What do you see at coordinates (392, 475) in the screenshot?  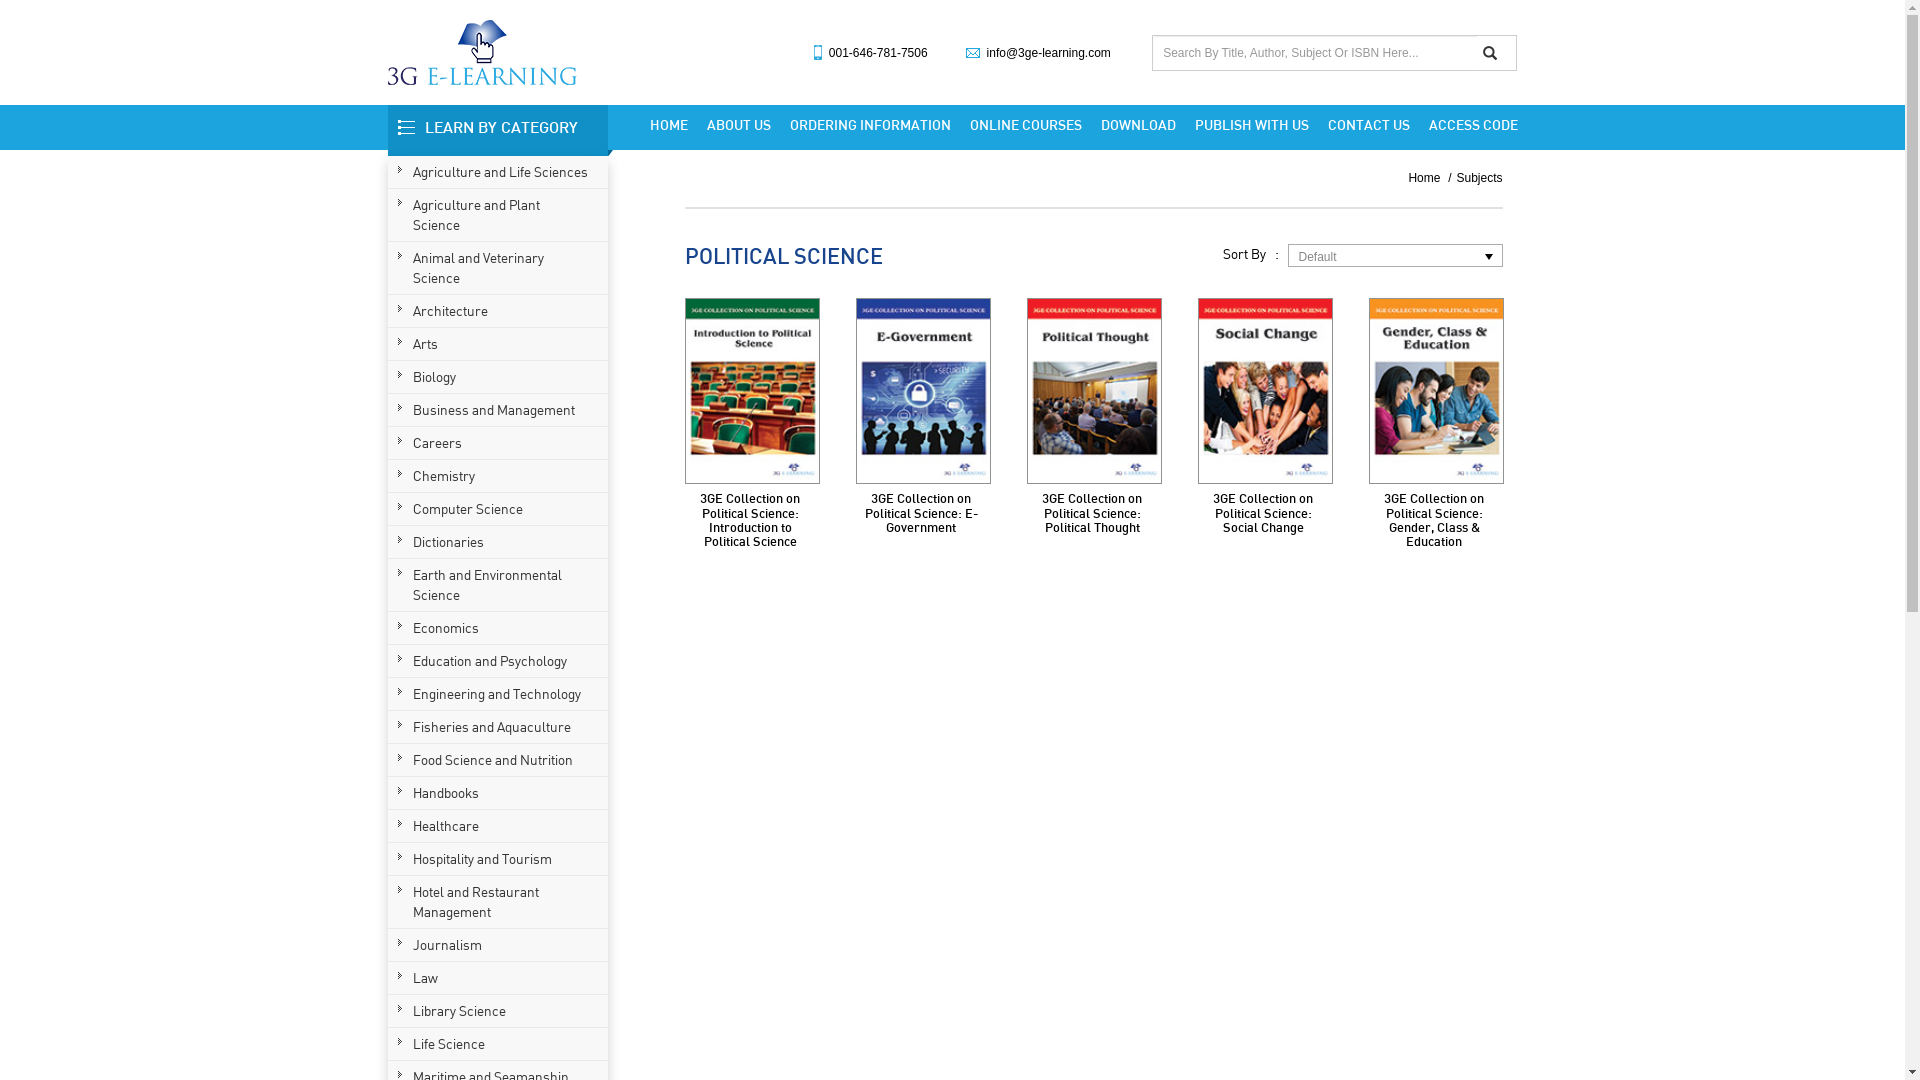 I see `'Chemistry'` at bounding box center [392, 475].